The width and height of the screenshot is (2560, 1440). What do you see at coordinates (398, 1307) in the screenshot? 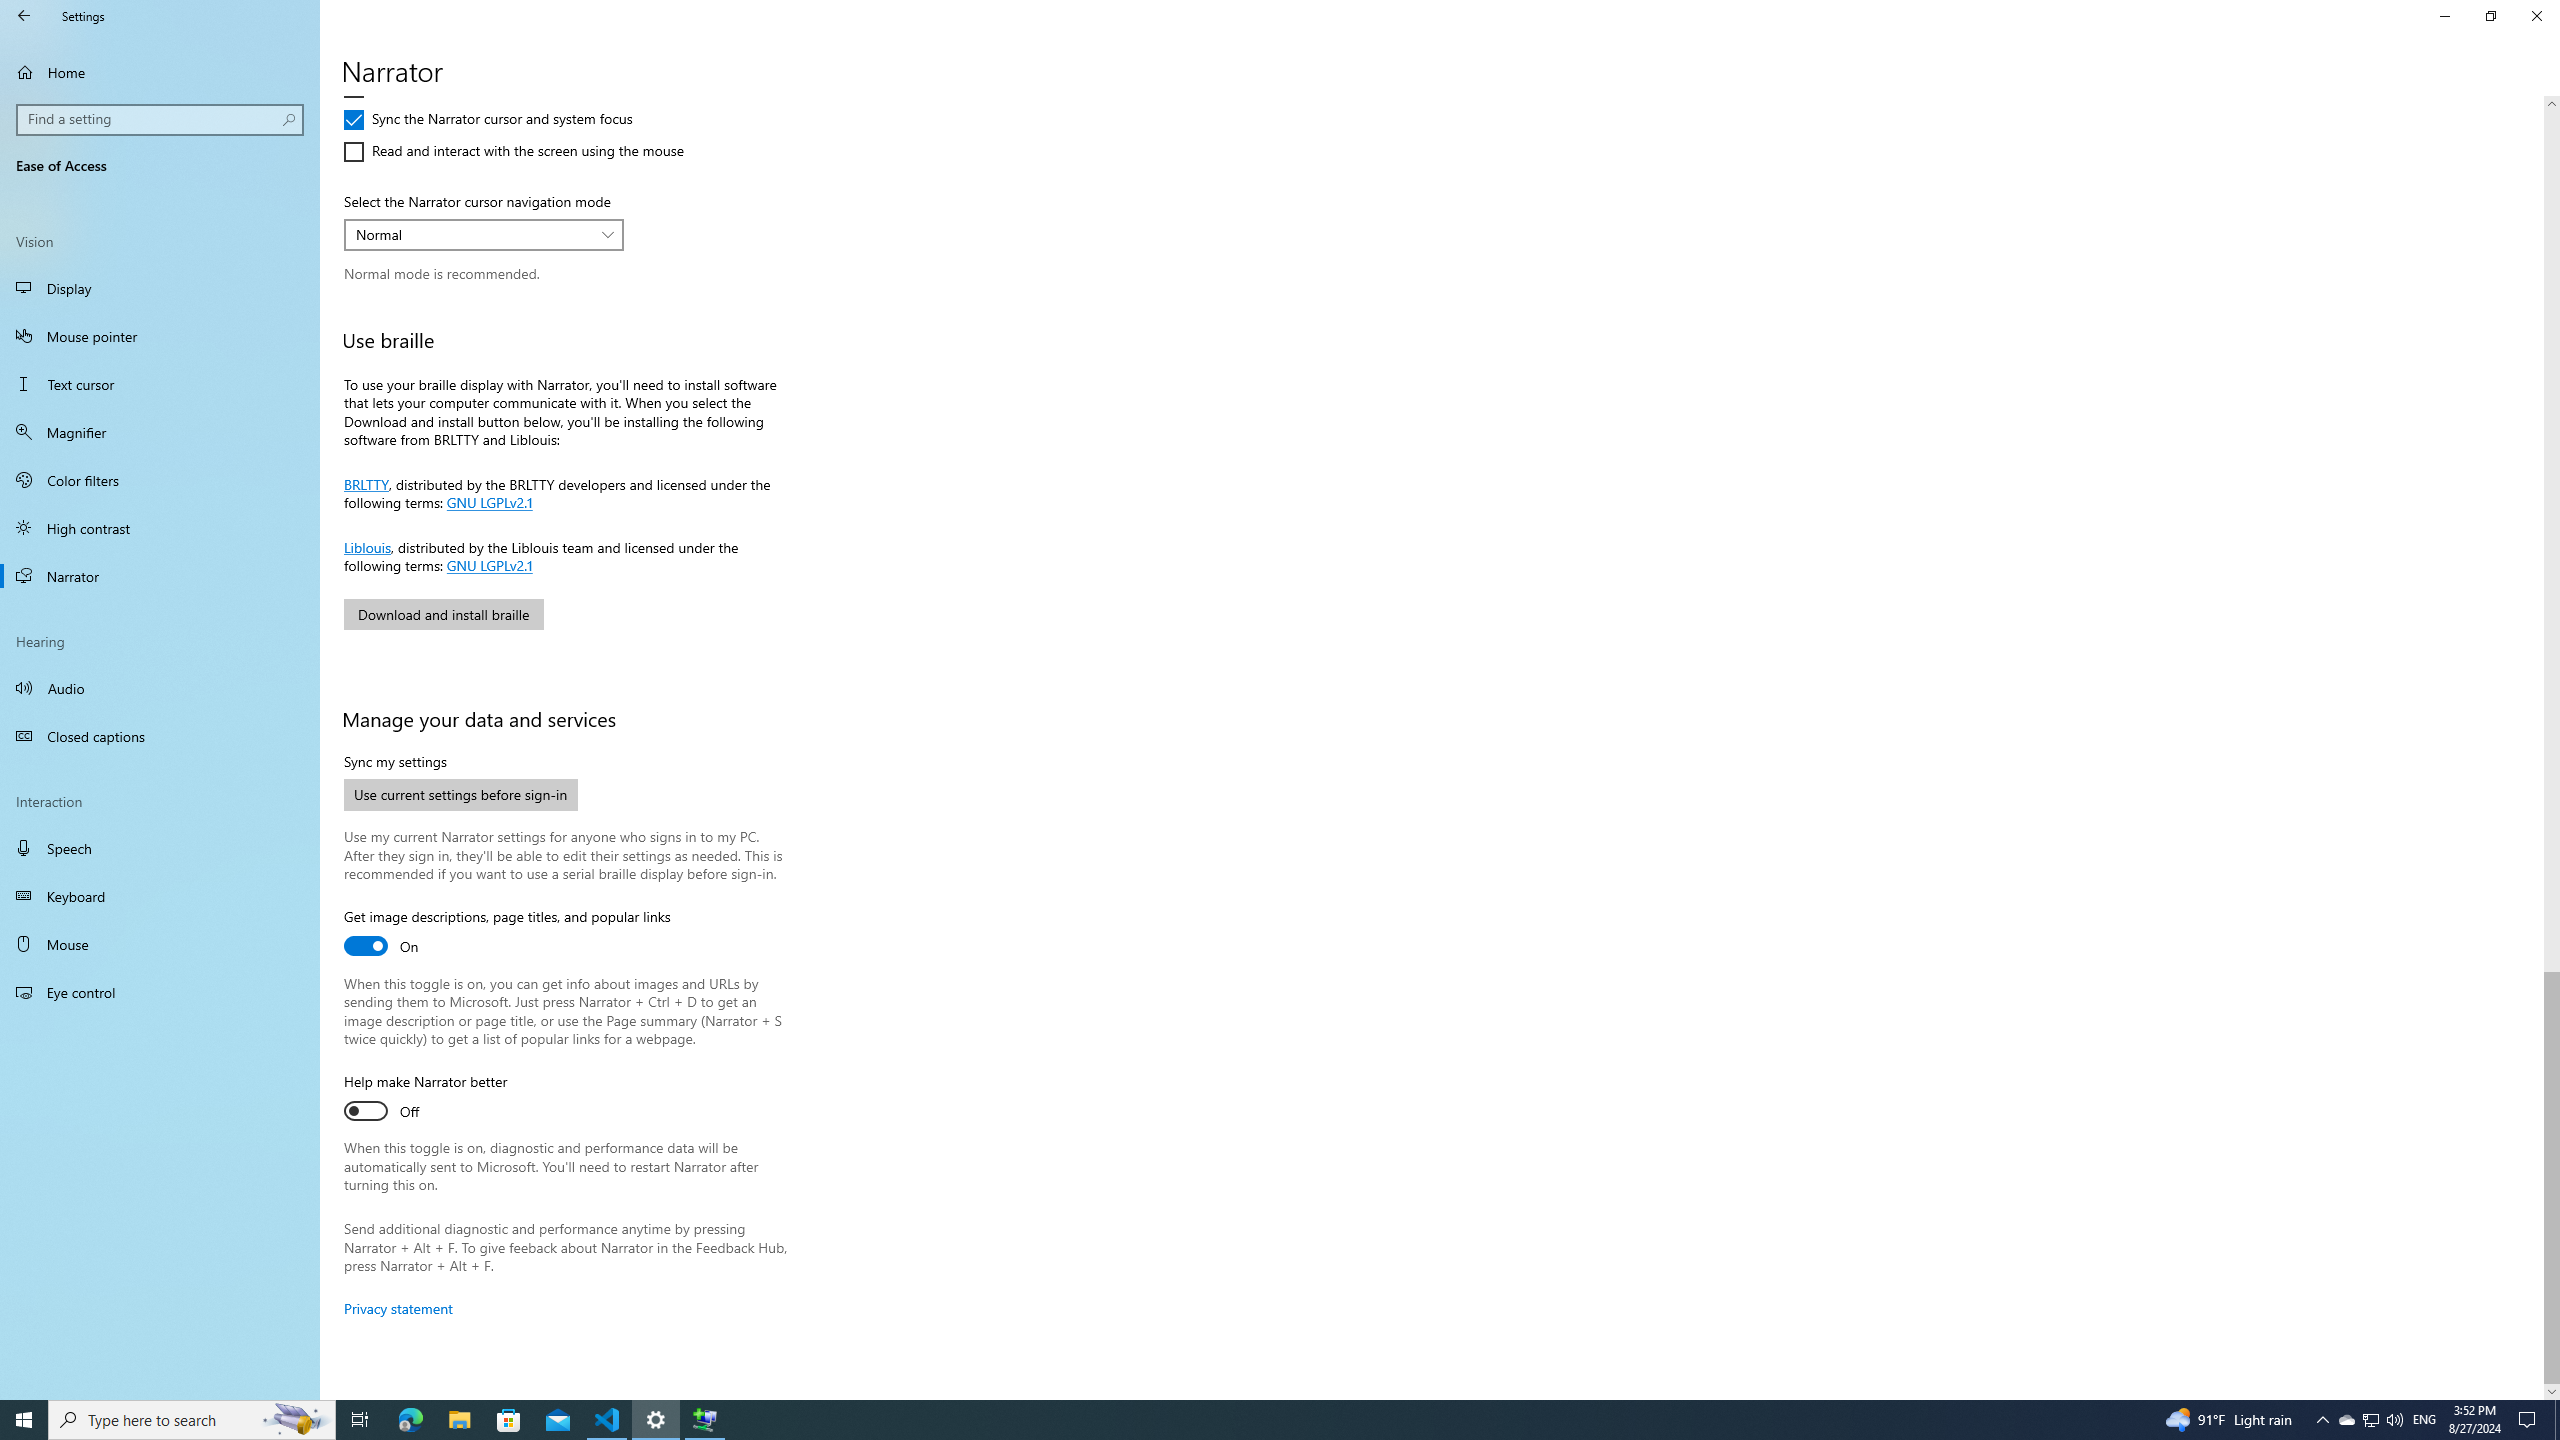
I see `'Privacy statement'` at bounding box center [398, 1307].